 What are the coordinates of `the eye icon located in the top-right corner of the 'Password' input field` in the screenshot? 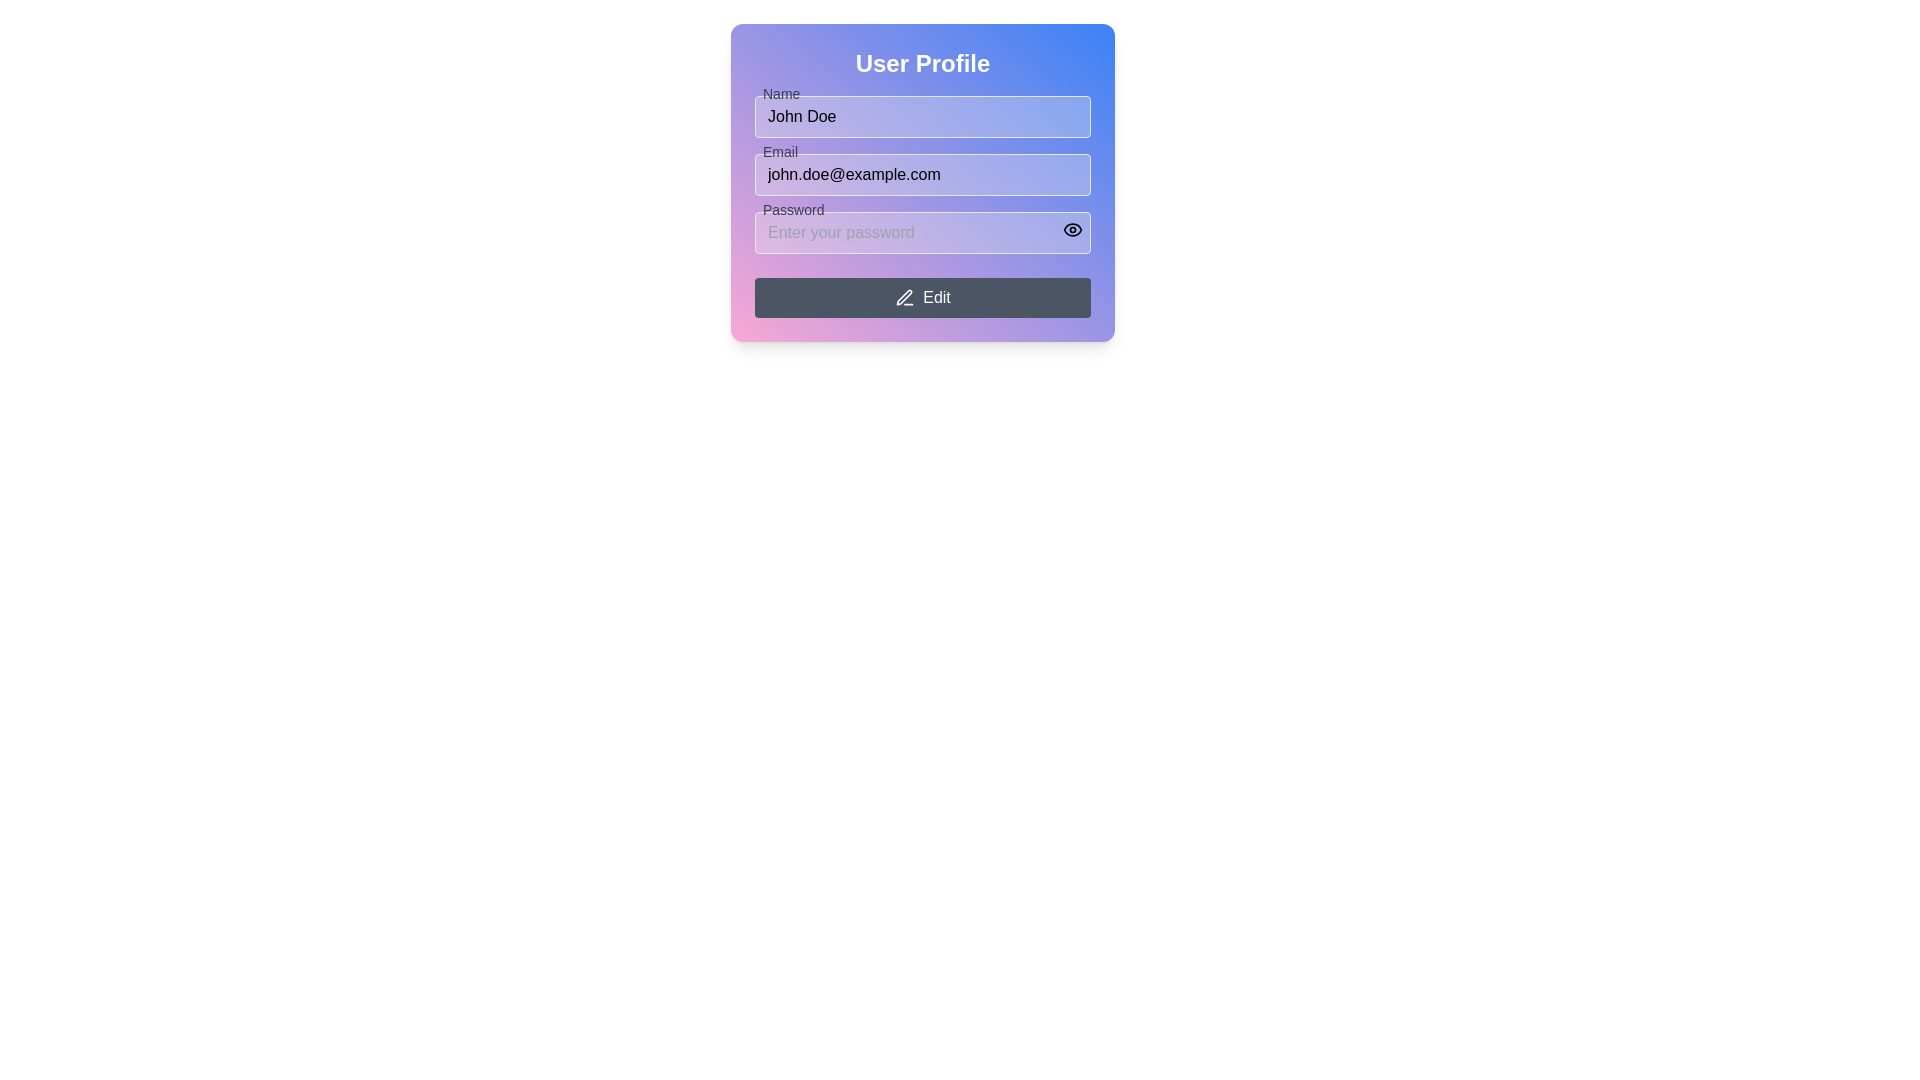 It's located at (1072, 229).